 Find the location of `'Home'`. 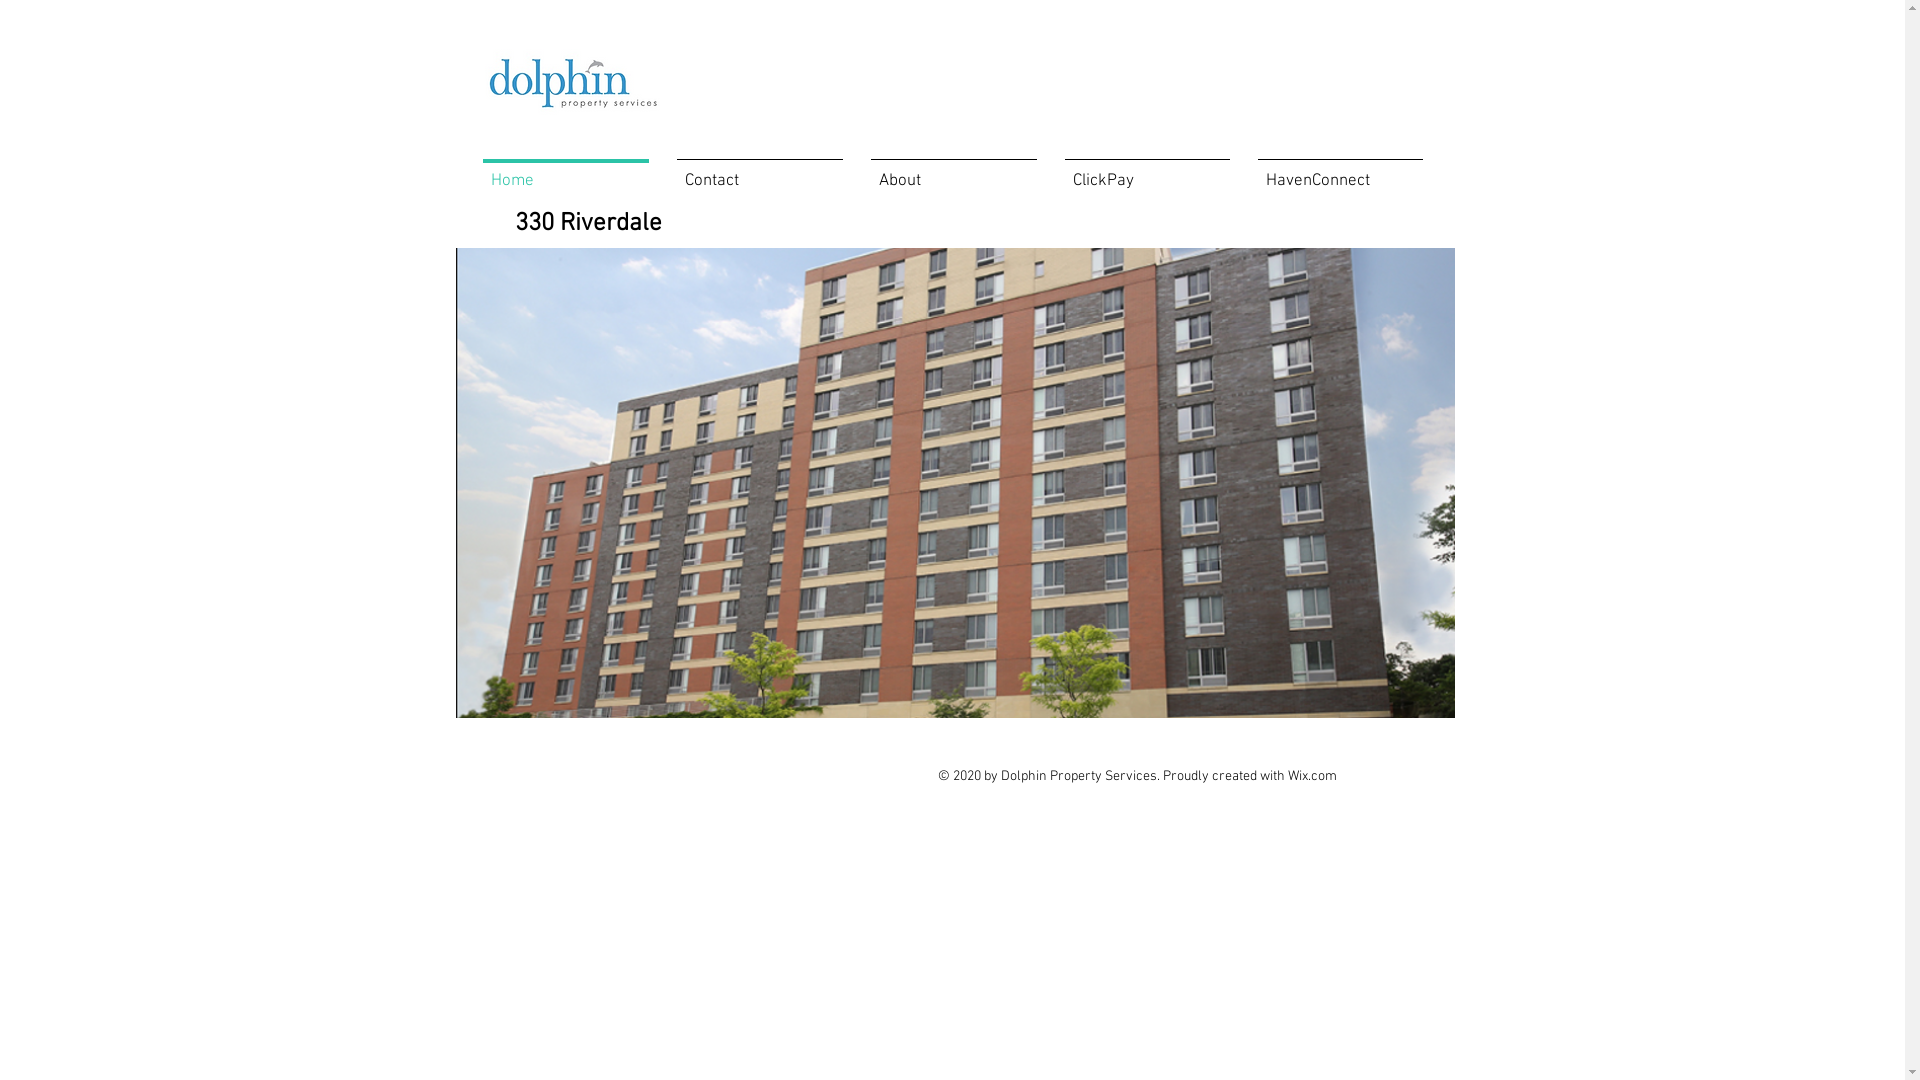

'Home' is located at coordinates (466, 171).